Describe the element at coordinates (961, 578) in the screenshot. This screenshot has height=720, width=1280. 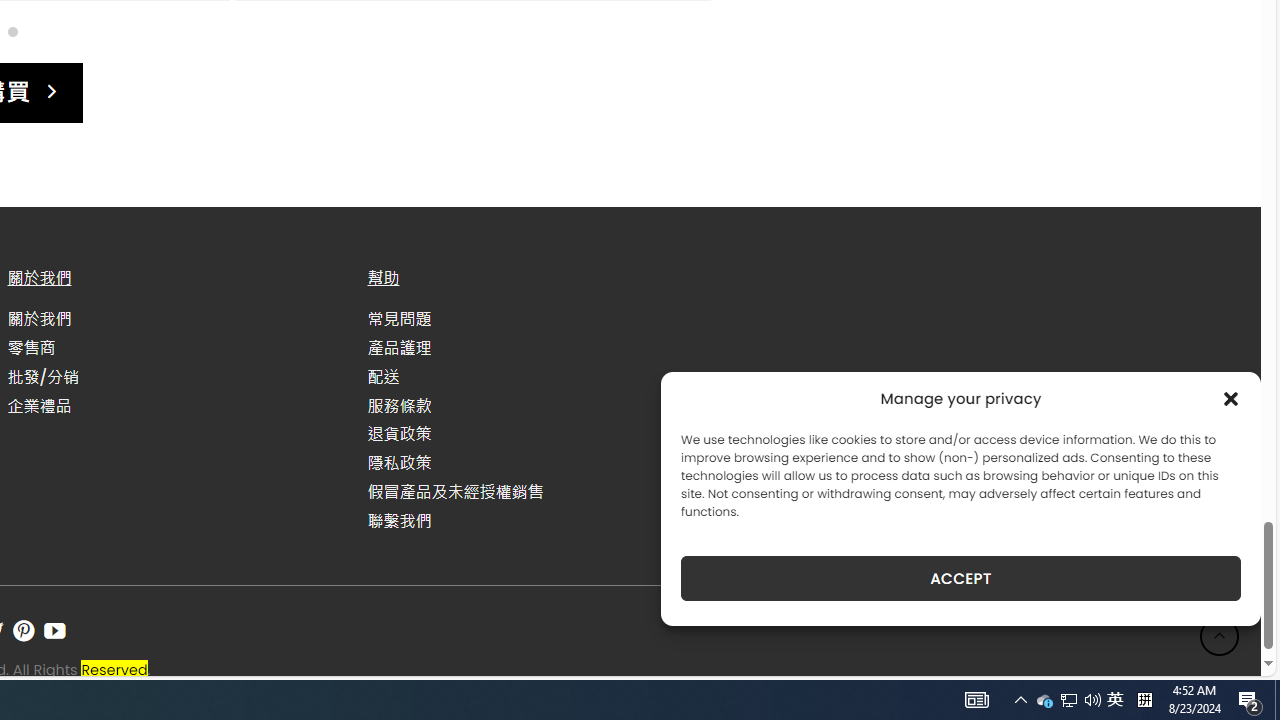
I see `'ACCEPT'` at that location.